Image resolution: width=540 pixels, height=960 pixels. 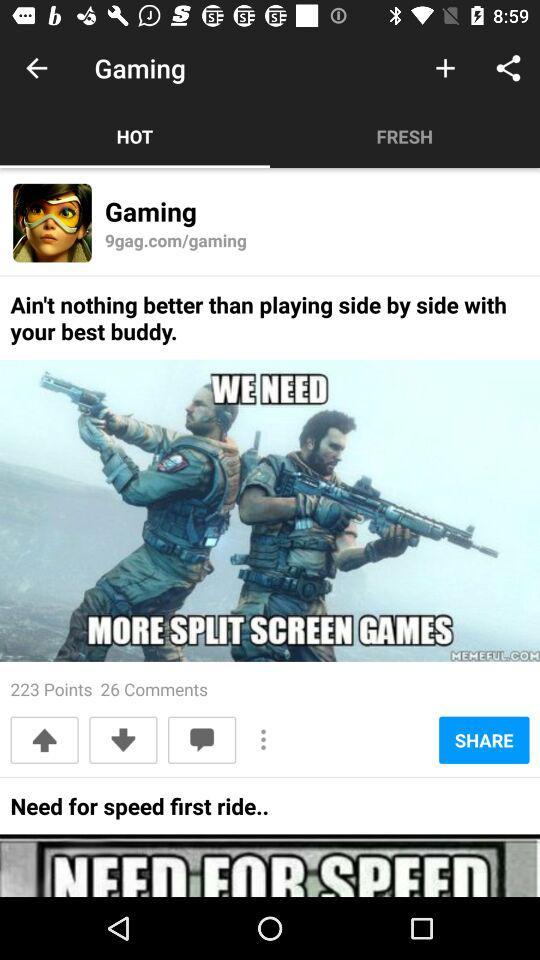 What do you see at coordinates (270, 324) in the screenshot?
I see `the ain t nothing icon` at bounding box center [270, 324].